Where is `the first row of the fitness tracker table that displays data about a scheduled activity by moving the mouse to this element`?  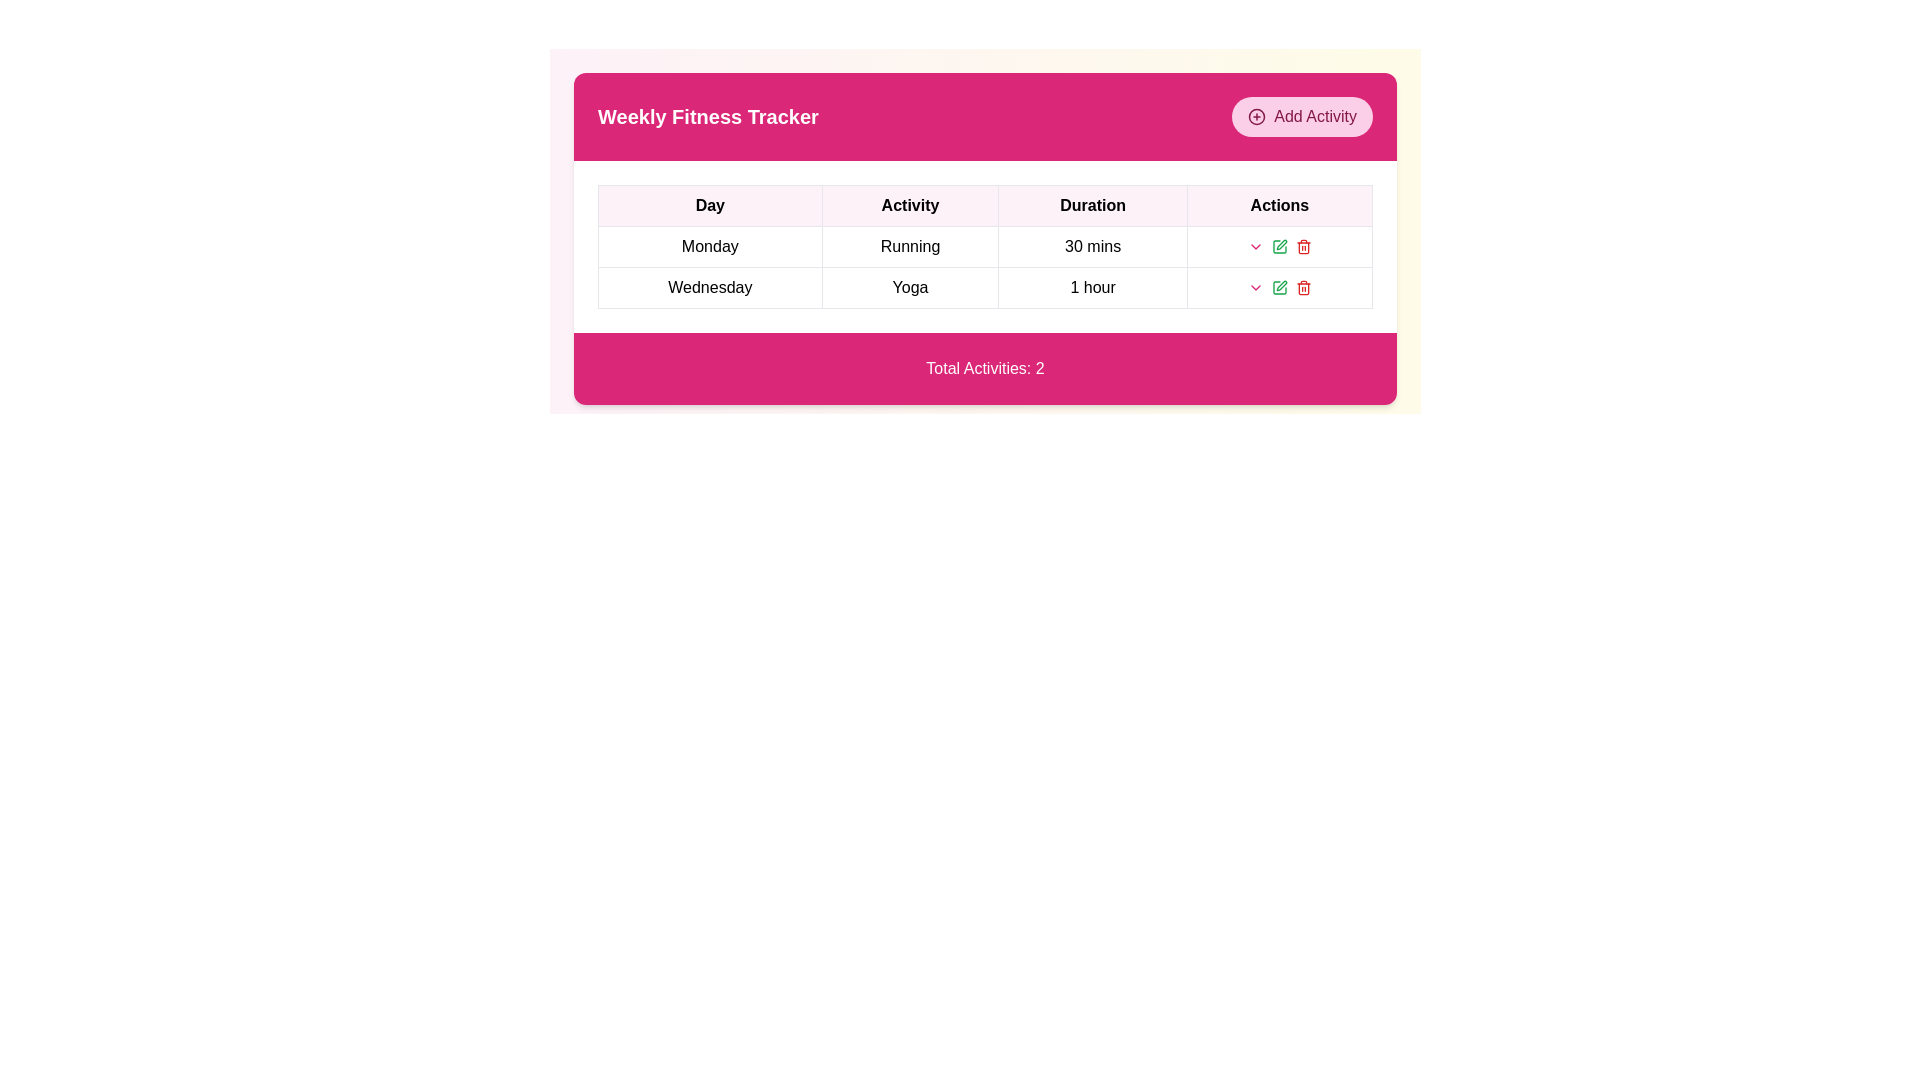
the first row of the fitness tracker table that displays data about a scheduled activity by moving the mouse to this element is located at coordinates (985, 266).